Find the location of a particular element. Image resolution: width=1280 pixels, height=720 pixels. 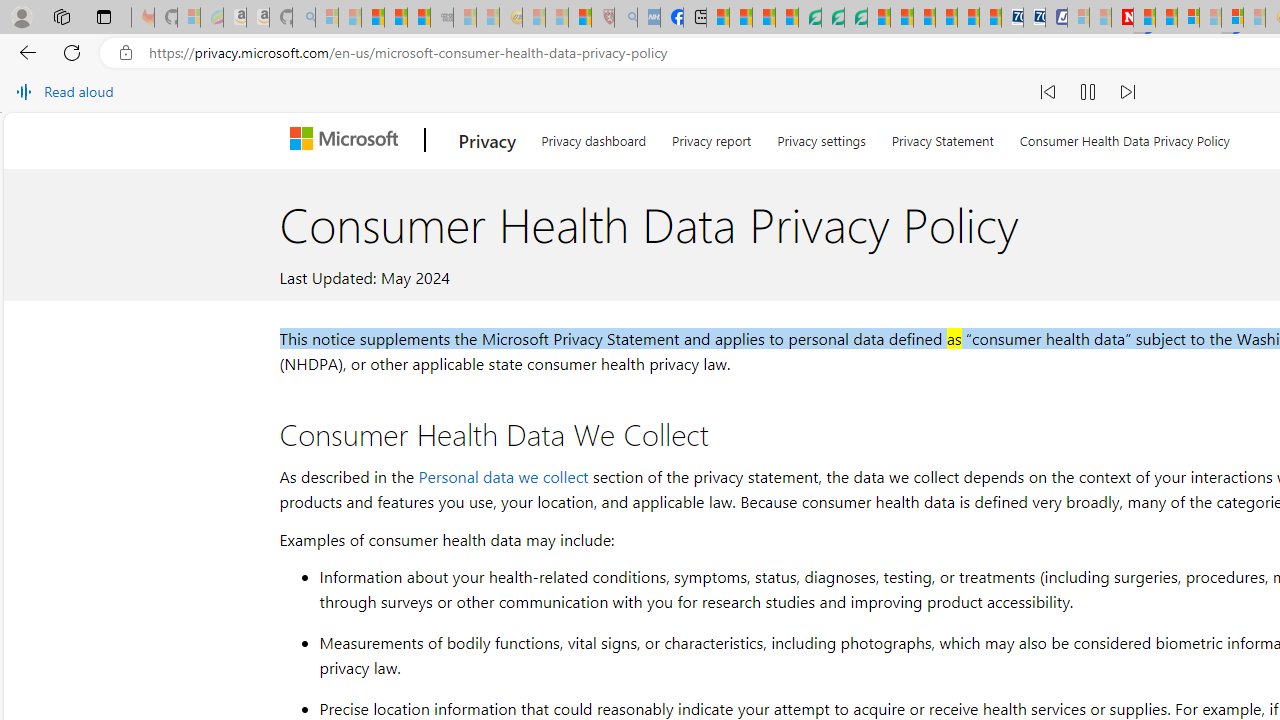

'New Report Confirms 2023 Was Record Hot | Watch' is located at coordinates (418, 17).